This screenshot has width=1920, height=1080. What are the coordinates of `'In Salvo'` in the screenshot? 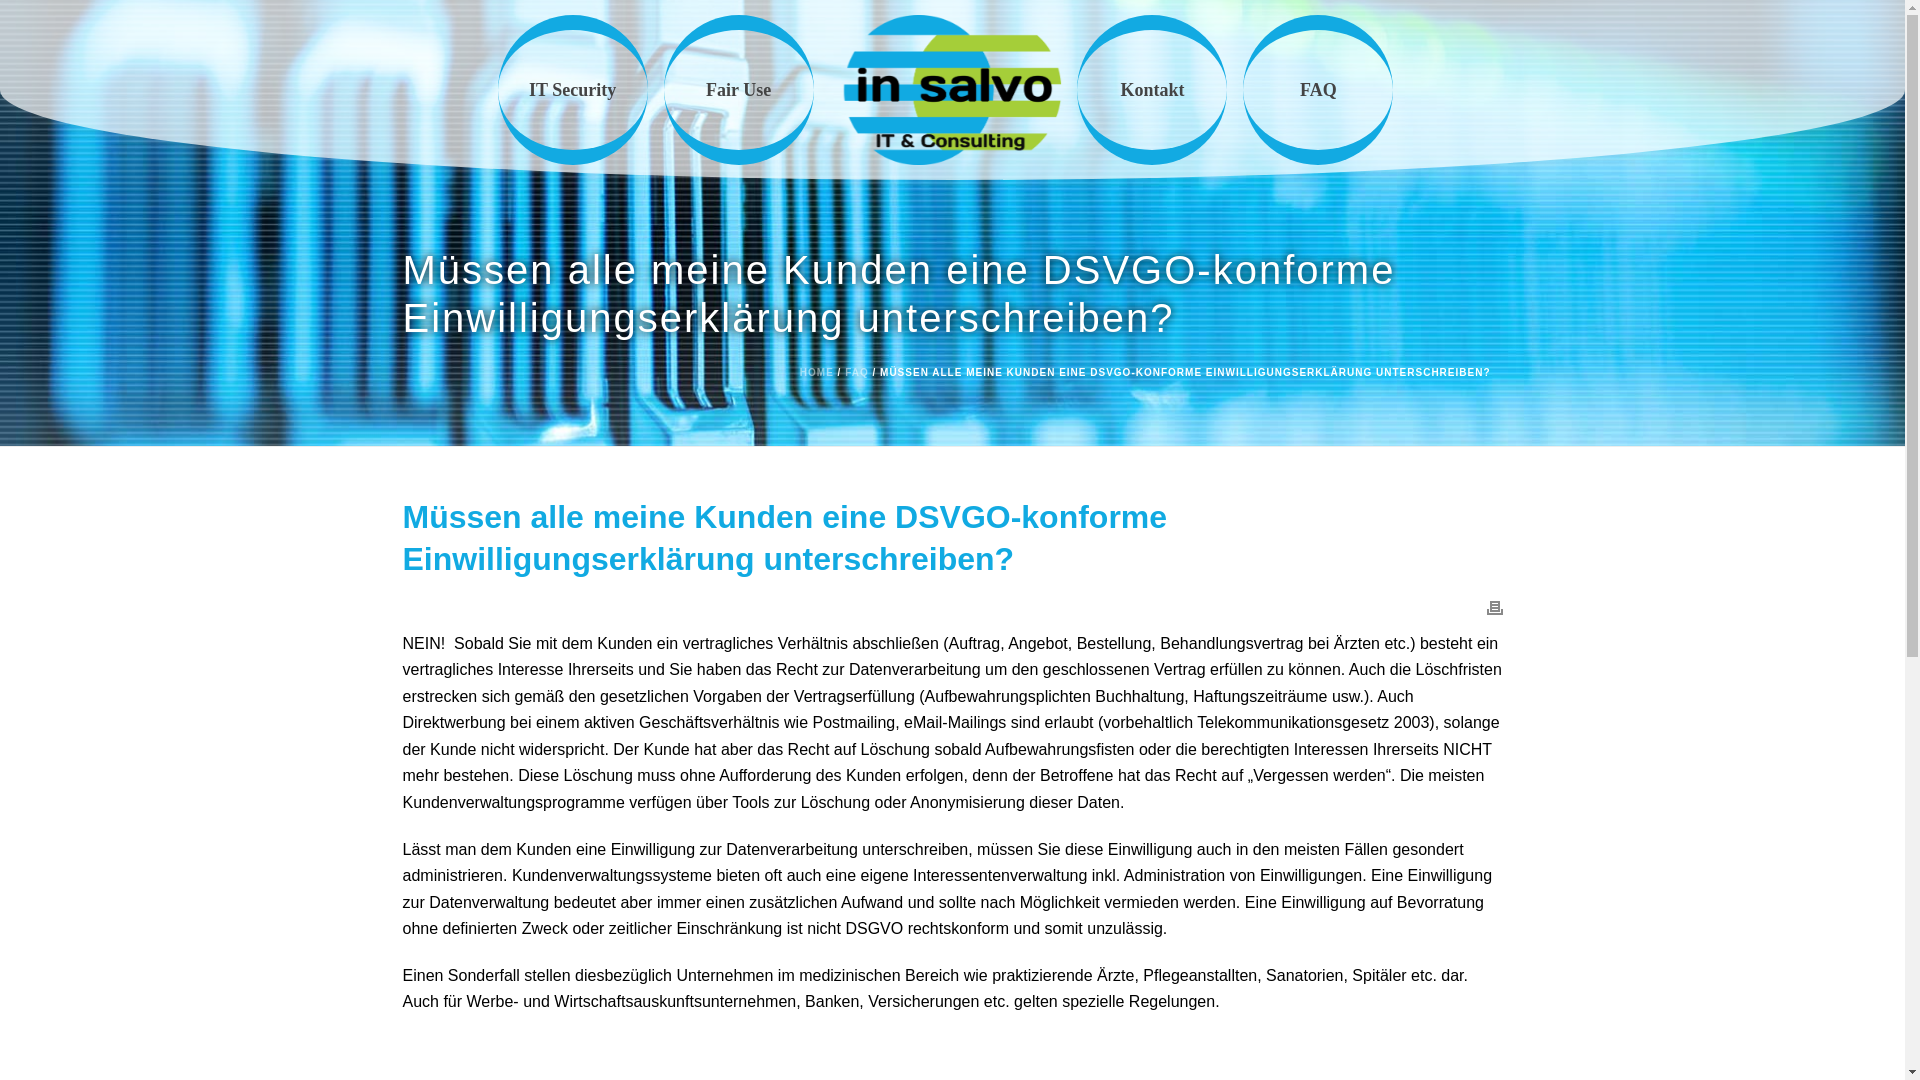 It's located at (844, 88).